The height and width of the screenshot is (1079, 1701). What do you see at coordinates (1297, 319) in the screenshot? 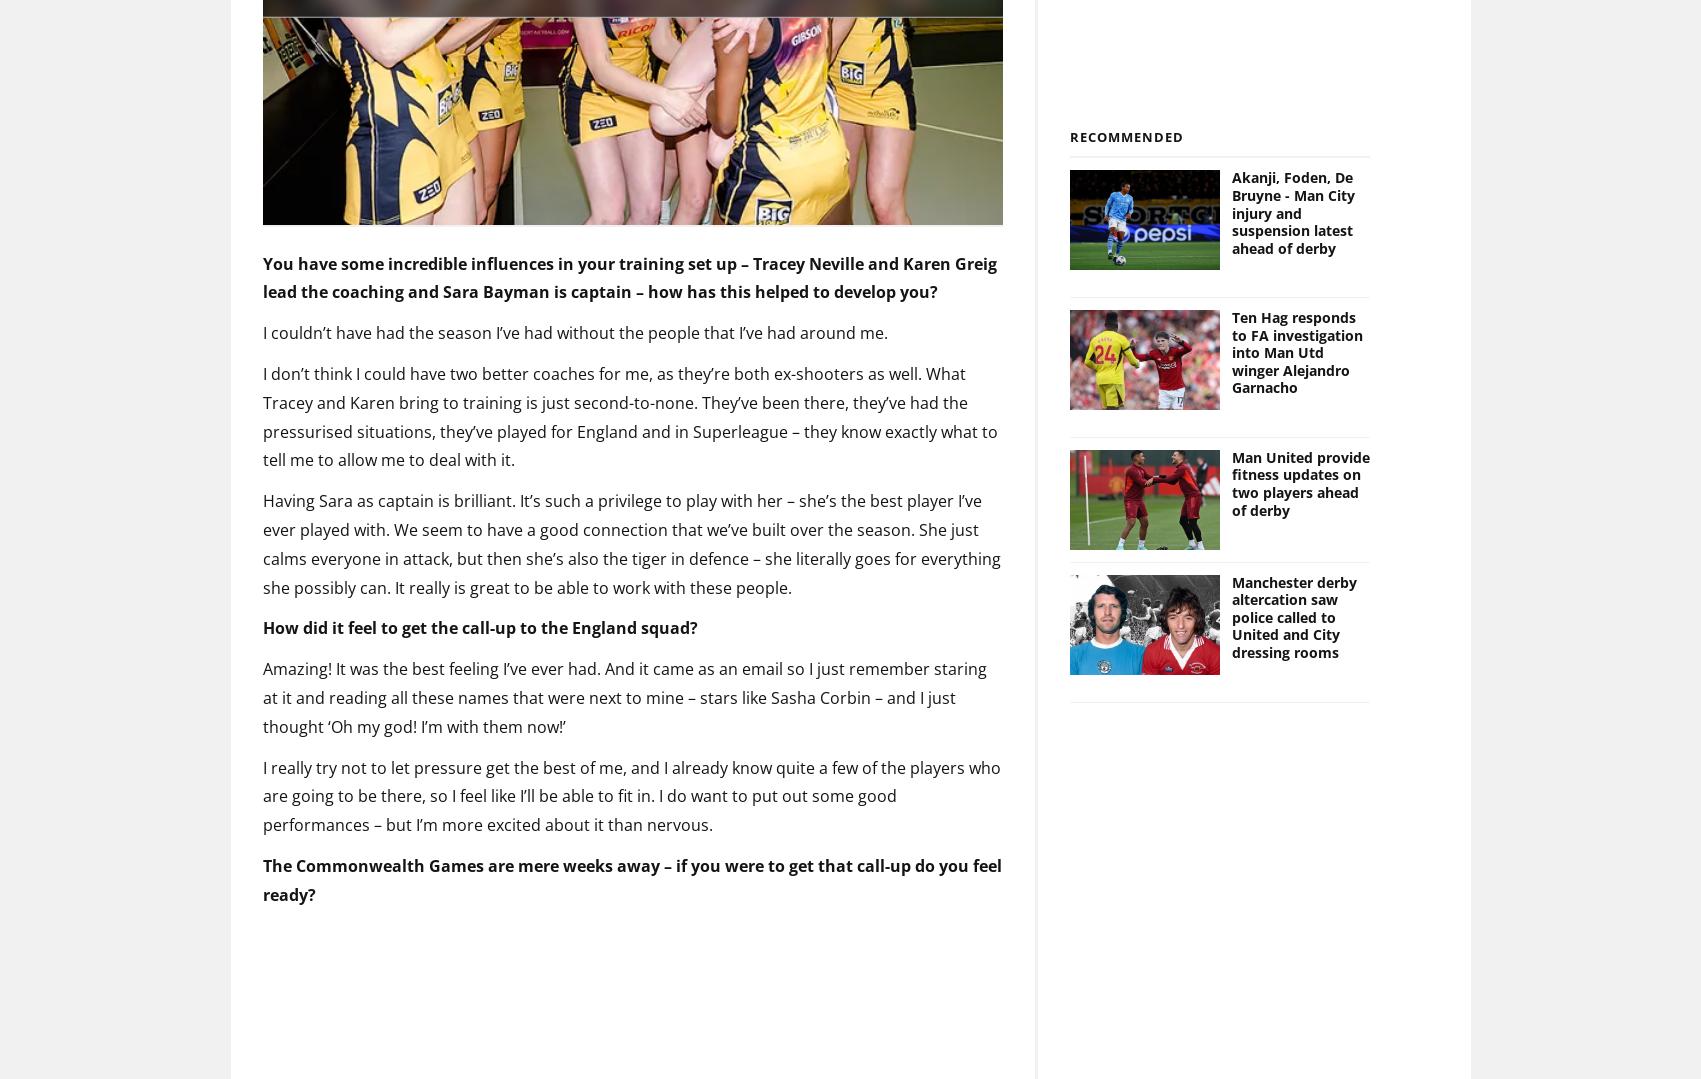
I see `'Ten Hag responds to FA investigation into Man Utd winger Alejandro Garnacho'` at bounding box center [1297, 319].